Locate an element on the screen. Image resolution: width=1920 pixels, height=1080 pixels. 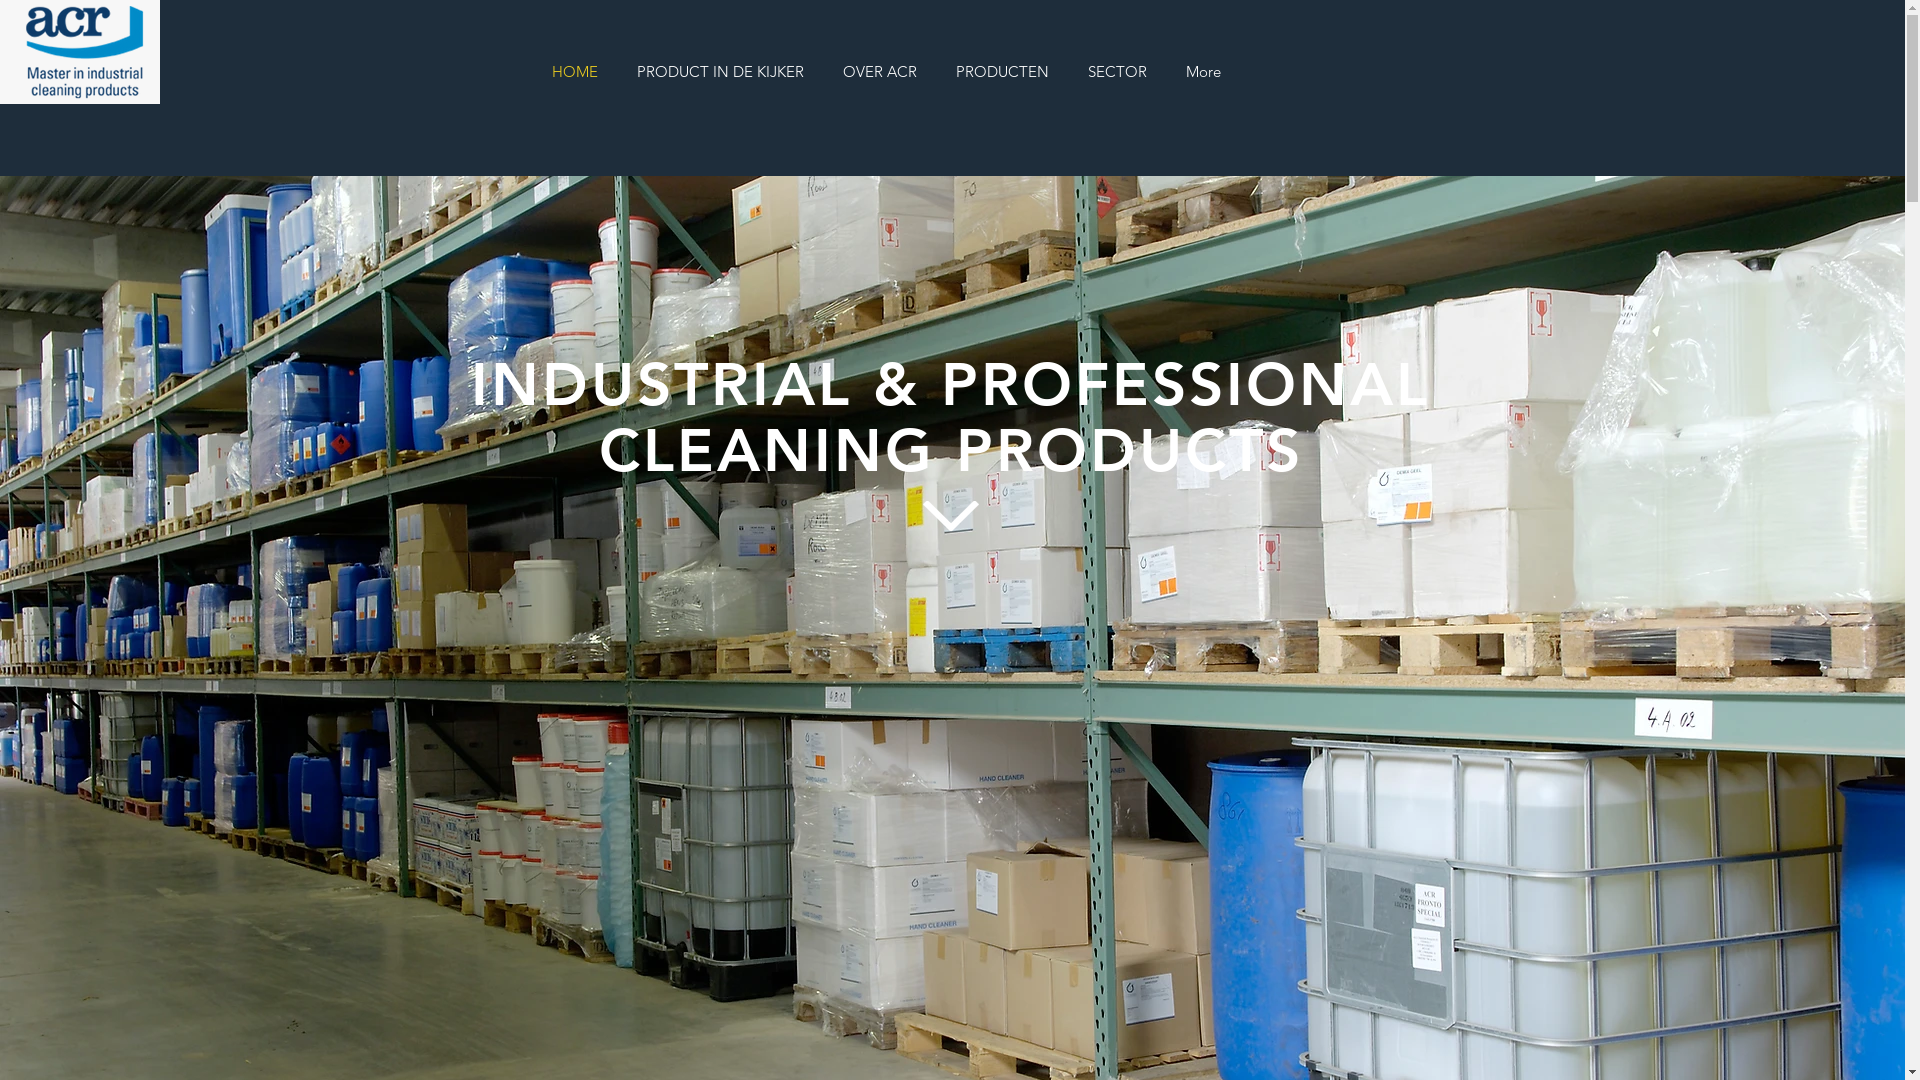
'PRODUCTEN' is located at coordinates (1002, 71).